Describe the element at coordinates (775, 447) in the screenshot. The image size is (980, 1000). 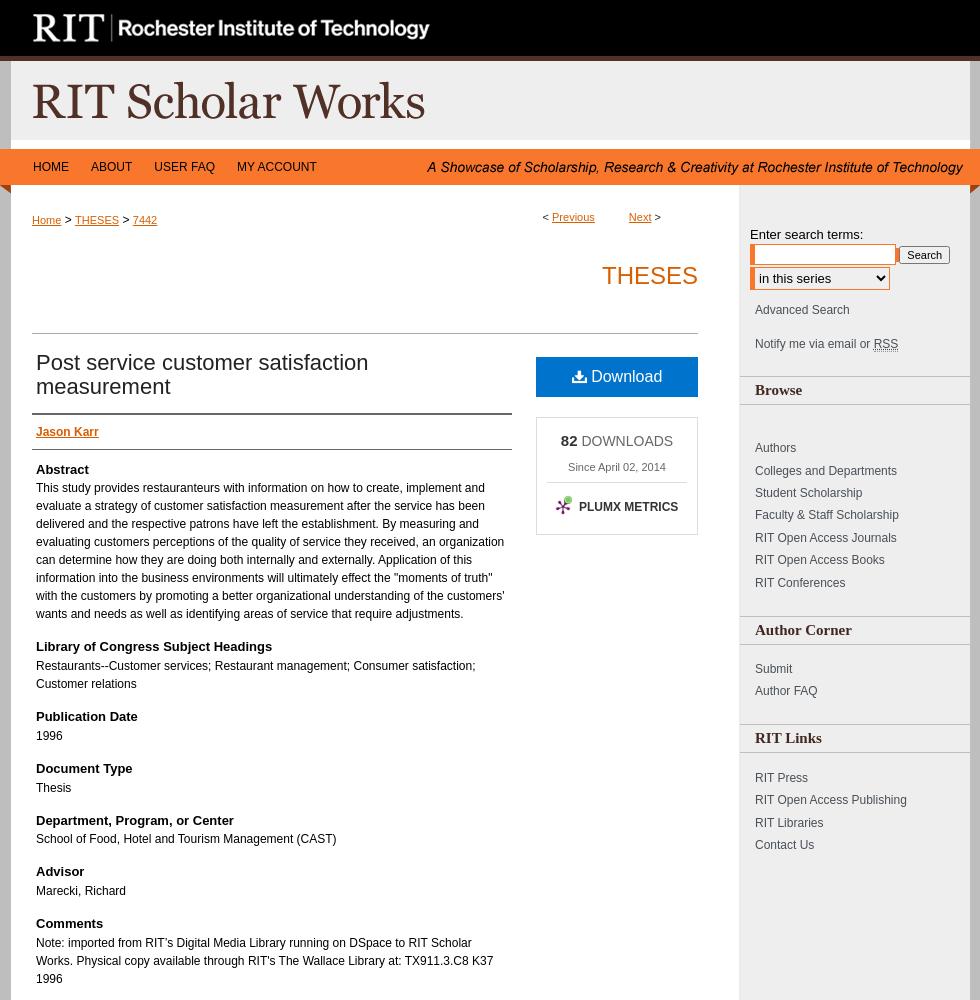
I see `'Authors'` at that location.